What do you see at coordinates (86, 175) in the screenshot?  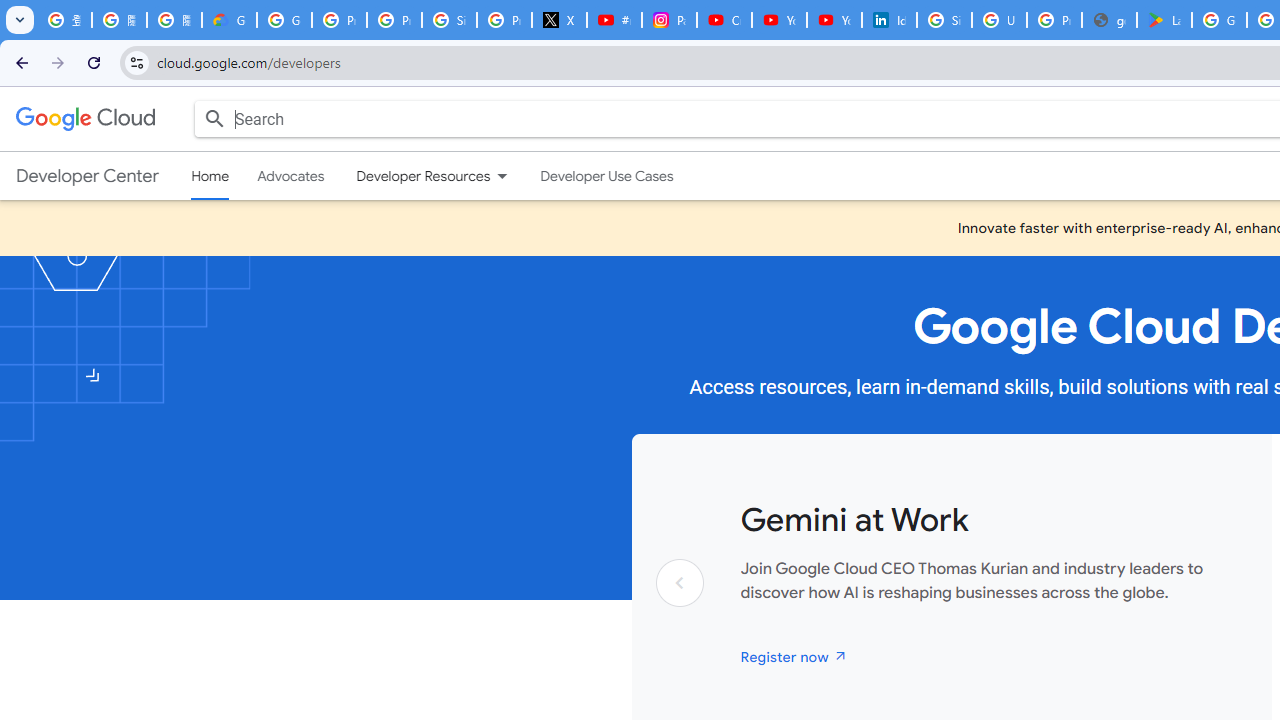 I see `'Developer Center'` at bounding box center [86, 175].